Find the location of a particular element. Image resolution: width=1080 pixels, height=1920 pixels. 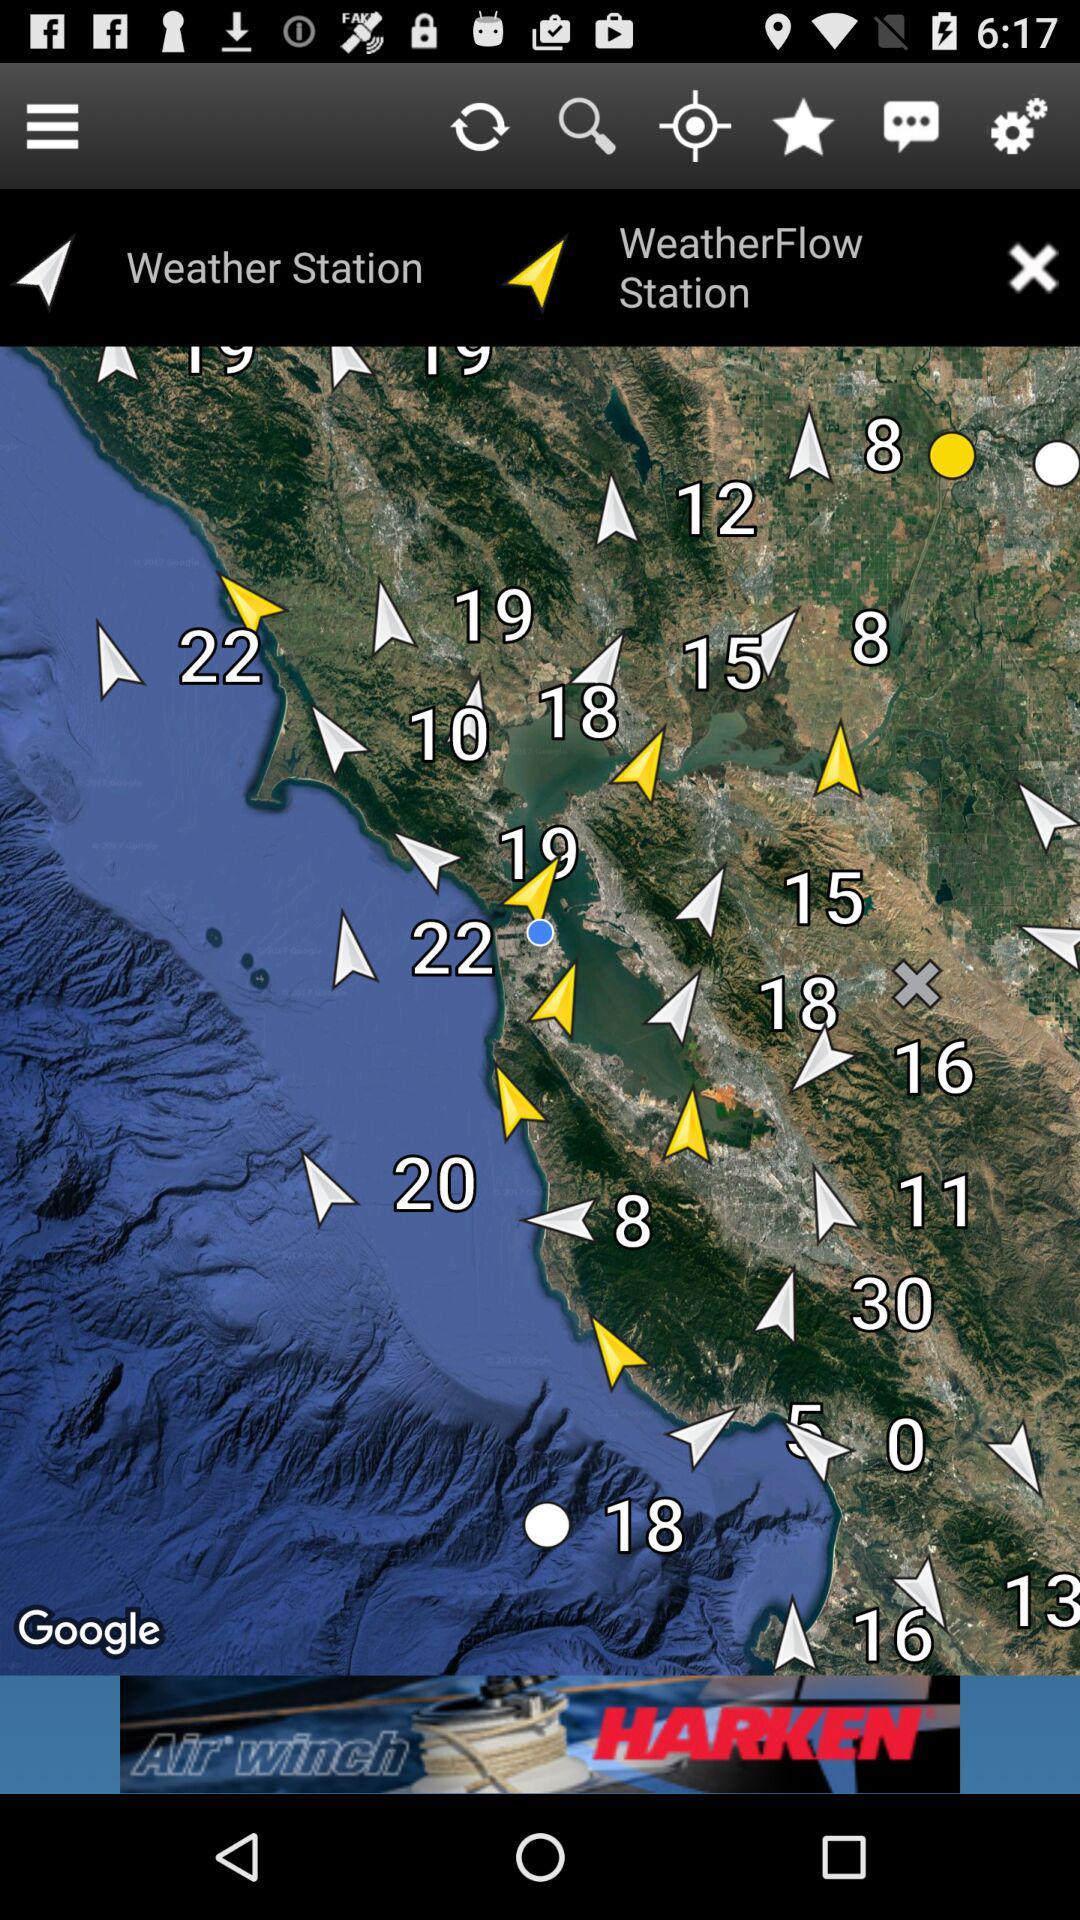

refresh input is located at coordinates (479, 124).